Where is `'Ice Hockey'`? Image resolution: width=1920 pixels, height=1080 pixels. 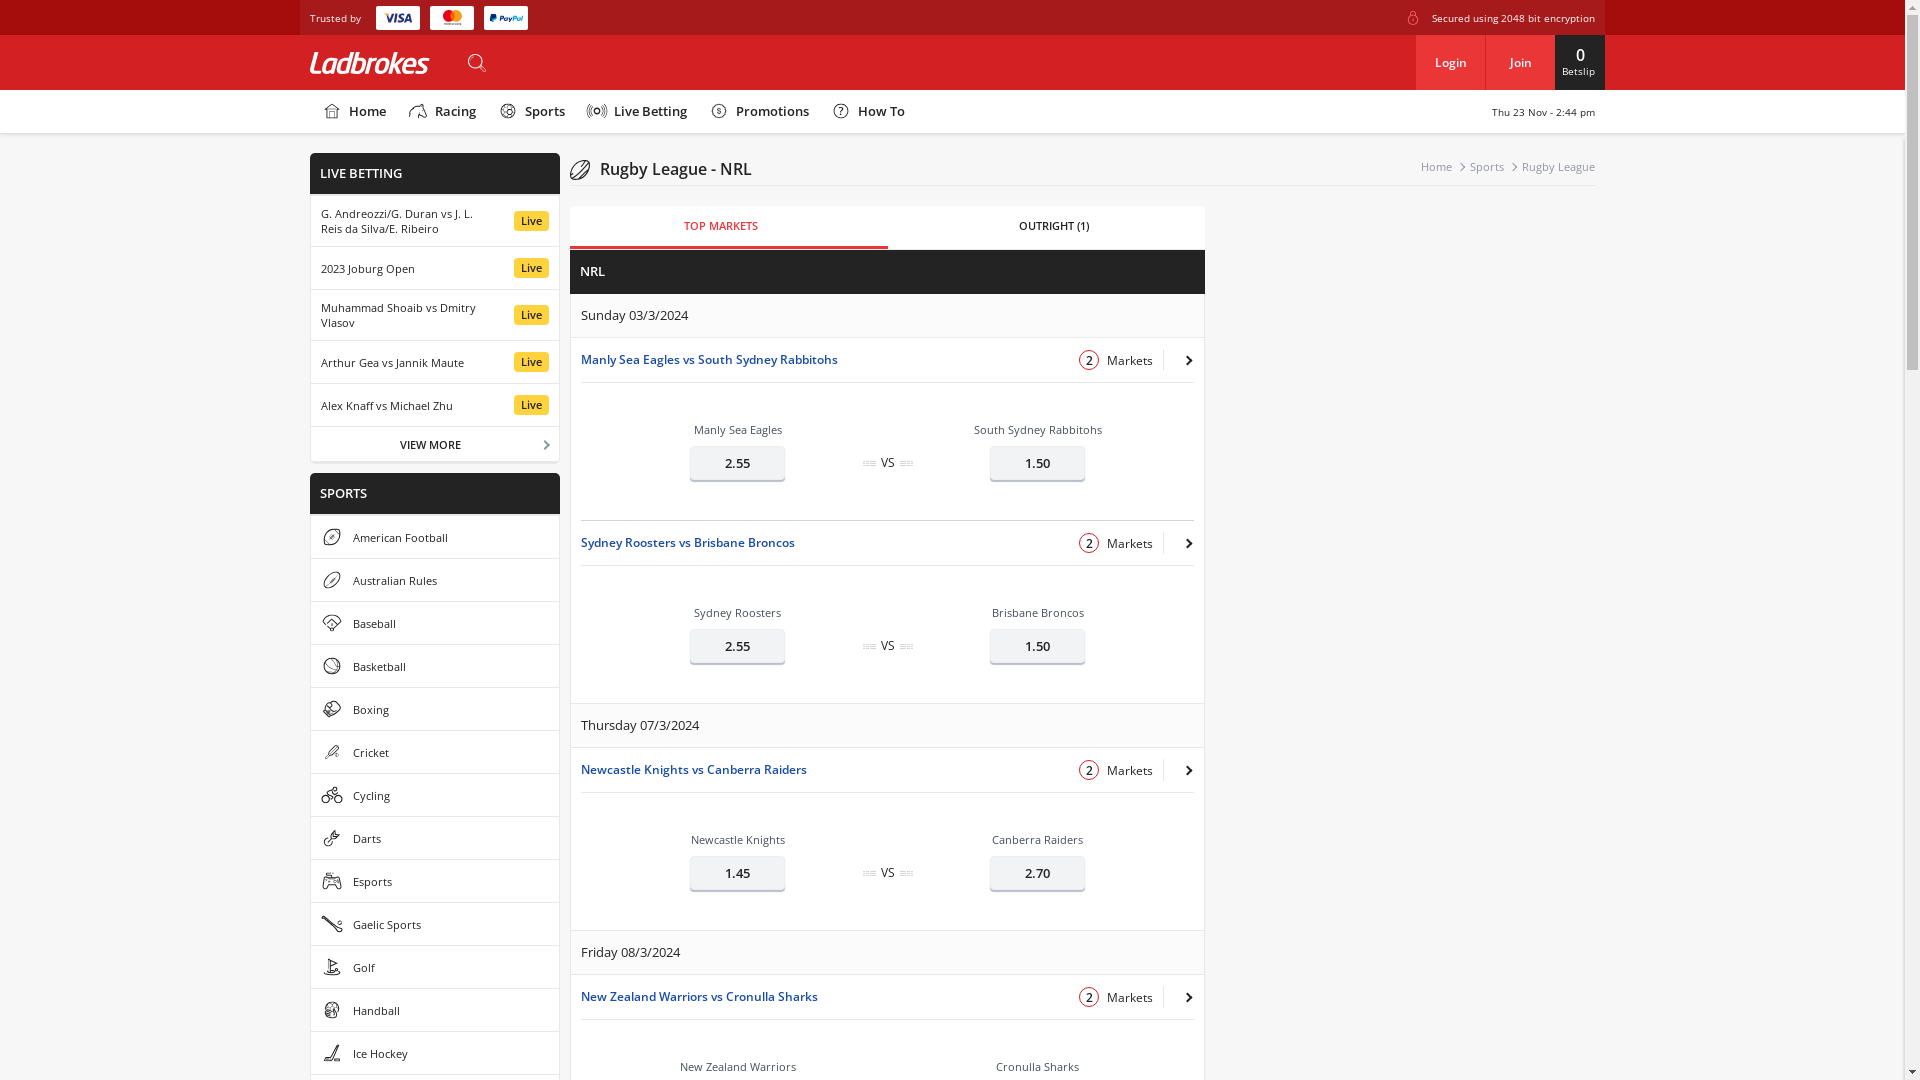
'Ice Hockey' is located at coordinates (434, 1052).